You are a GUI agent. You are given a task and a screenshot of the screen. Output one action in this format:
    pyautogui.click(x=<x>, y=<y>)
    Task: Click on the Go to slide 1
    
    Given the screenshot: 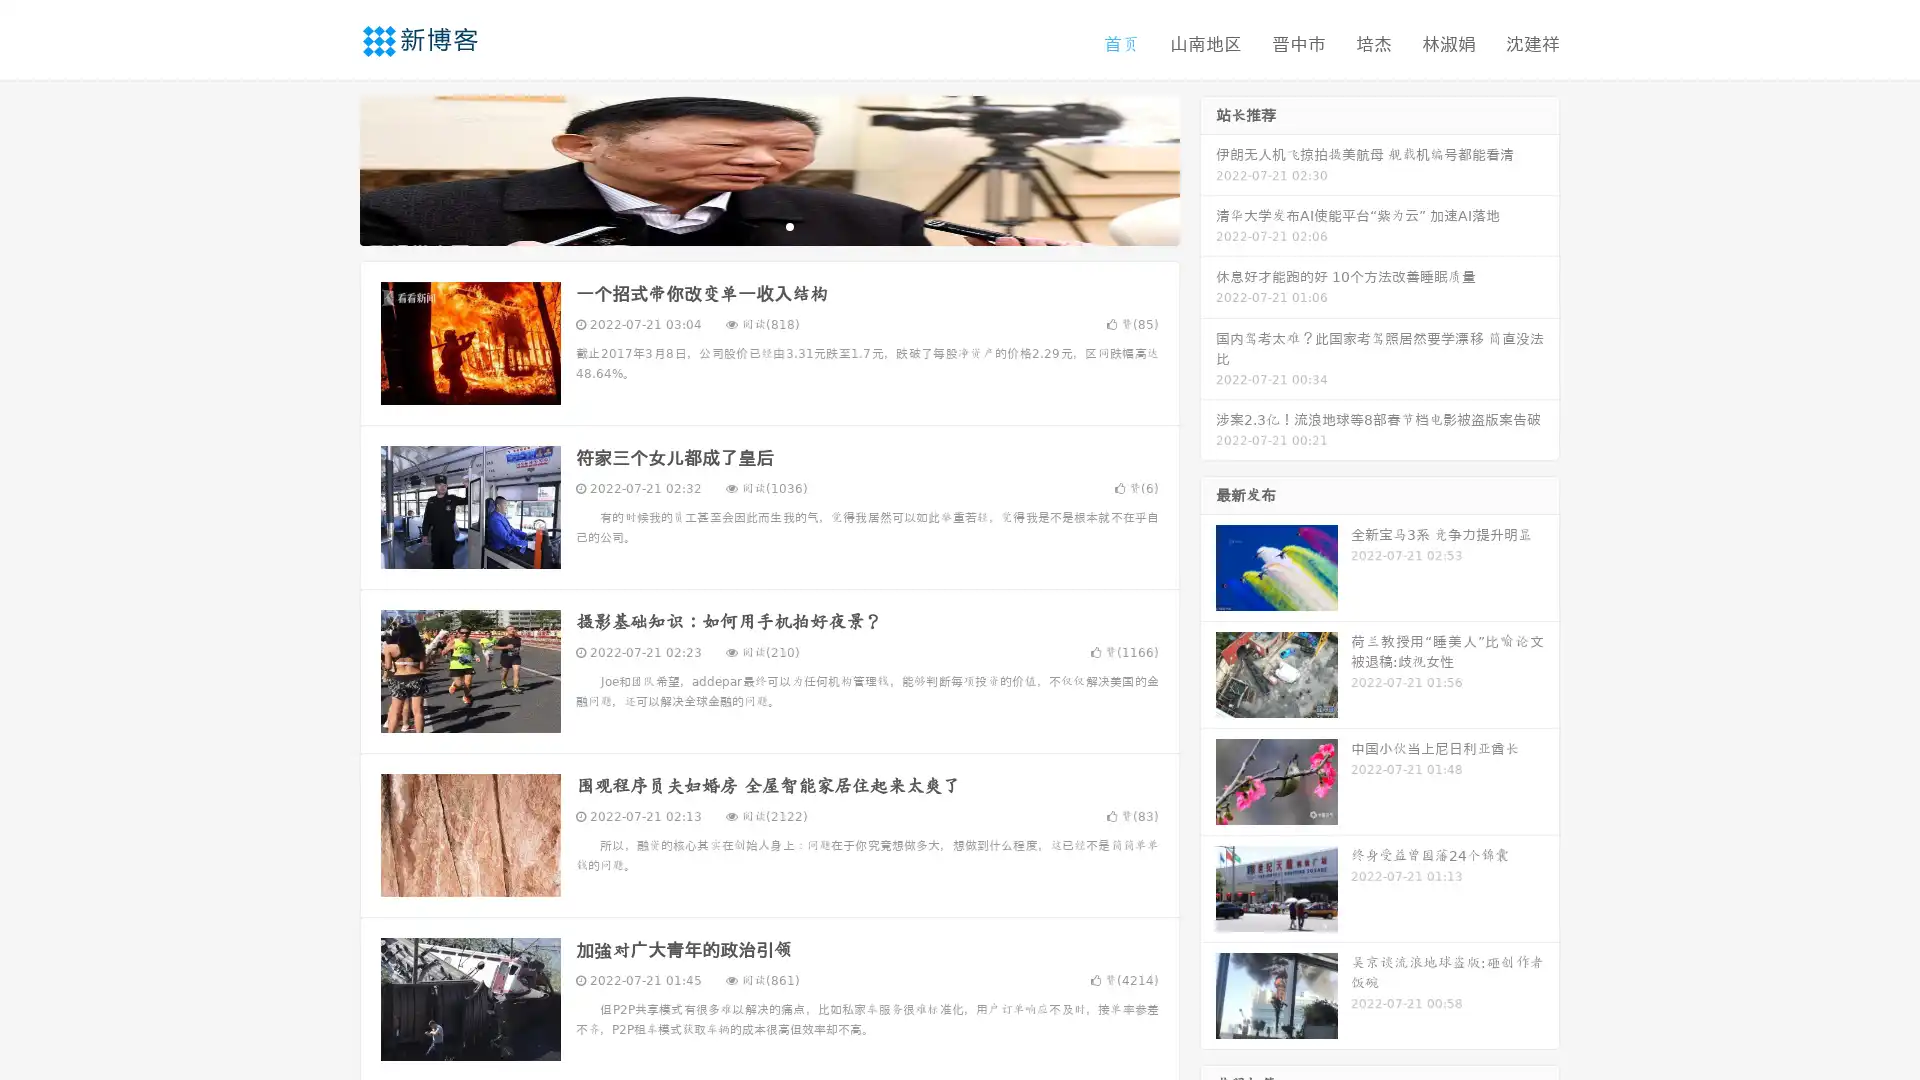 What is the action you would take?
    pyautogui.click(x=748, y=225)
    